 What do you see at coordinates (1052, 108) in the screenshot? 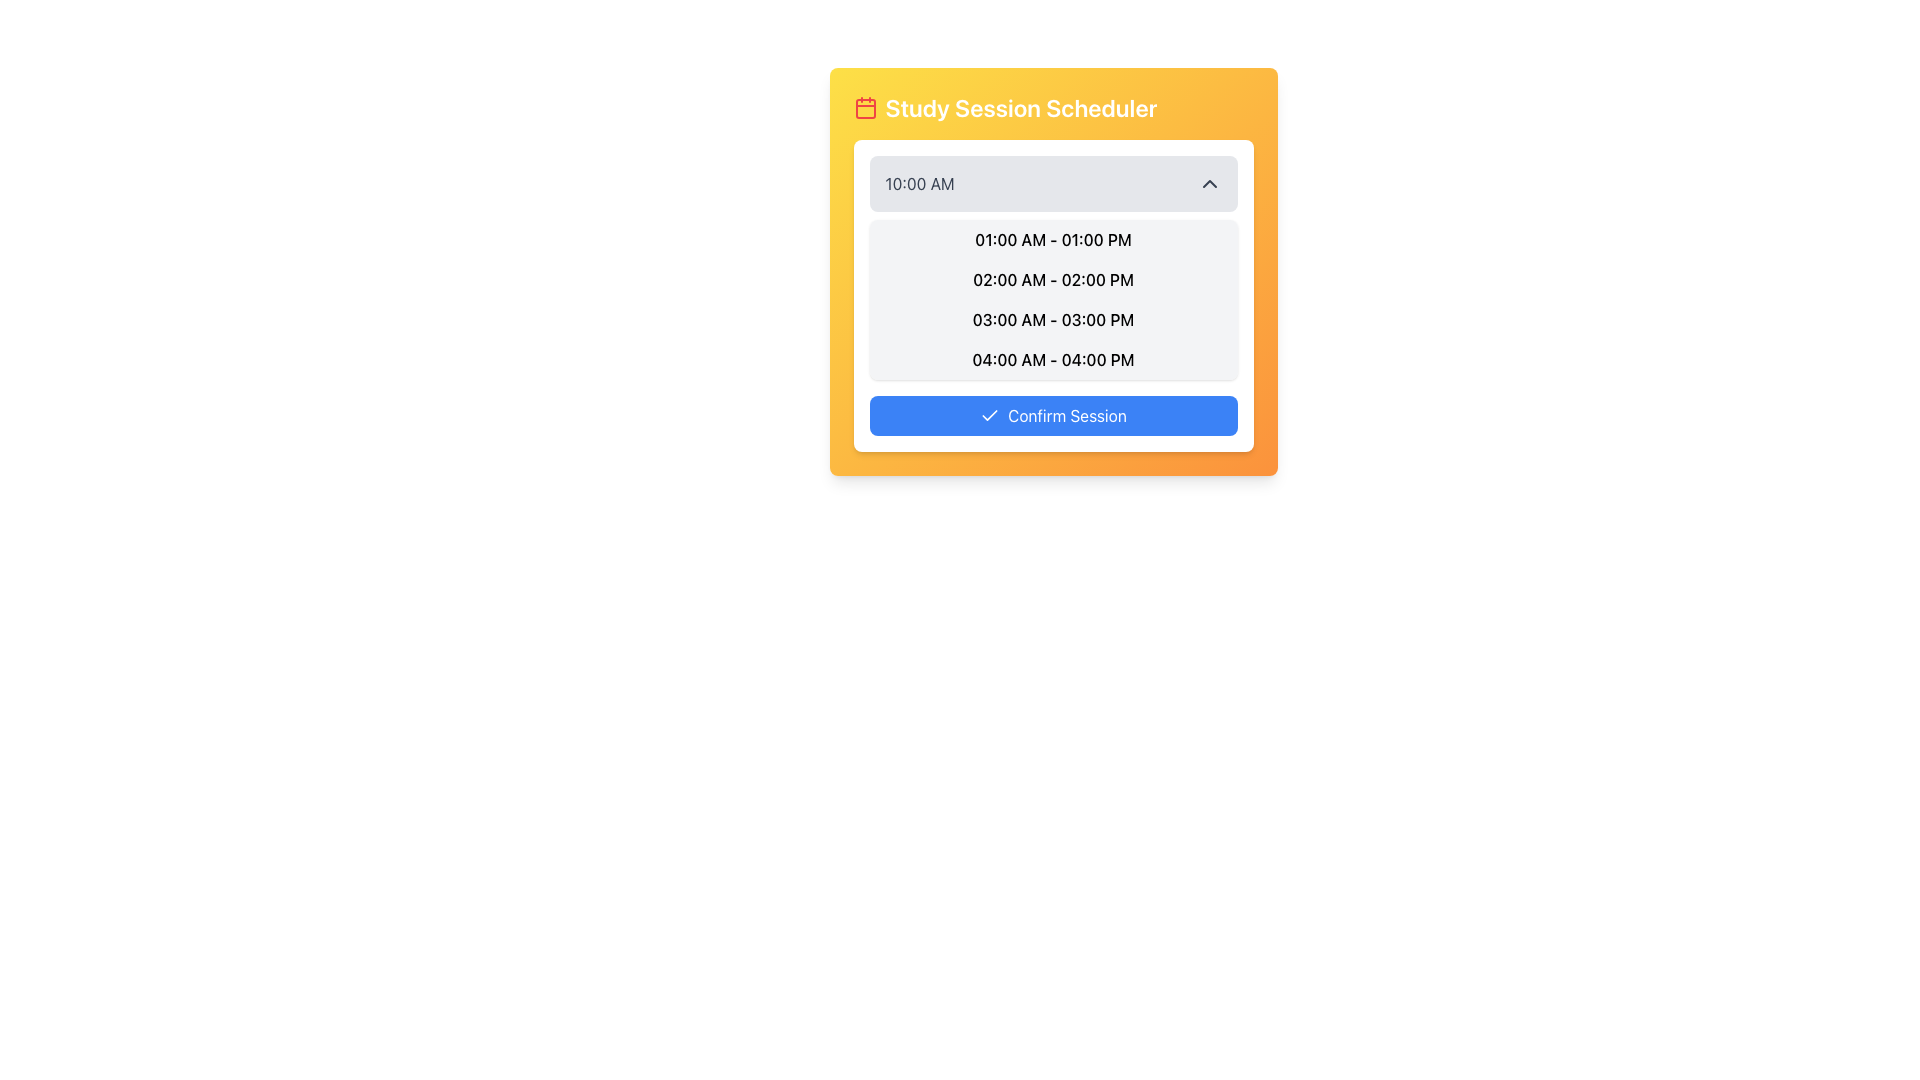
I see `the header text area displaying 'Study Session Scheduler' with a red calendar icon, styled with a large, bold white font against a gradient background` at bounding box center [1052, 108].